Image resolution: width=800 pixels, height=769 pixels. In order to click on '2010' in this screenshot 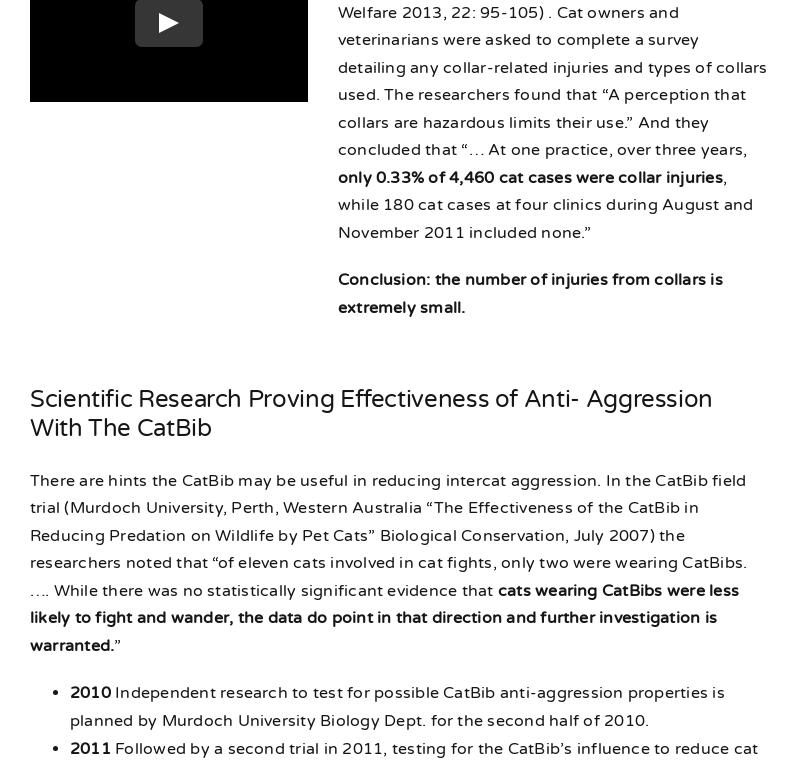, I will do `click(89, 693)`.